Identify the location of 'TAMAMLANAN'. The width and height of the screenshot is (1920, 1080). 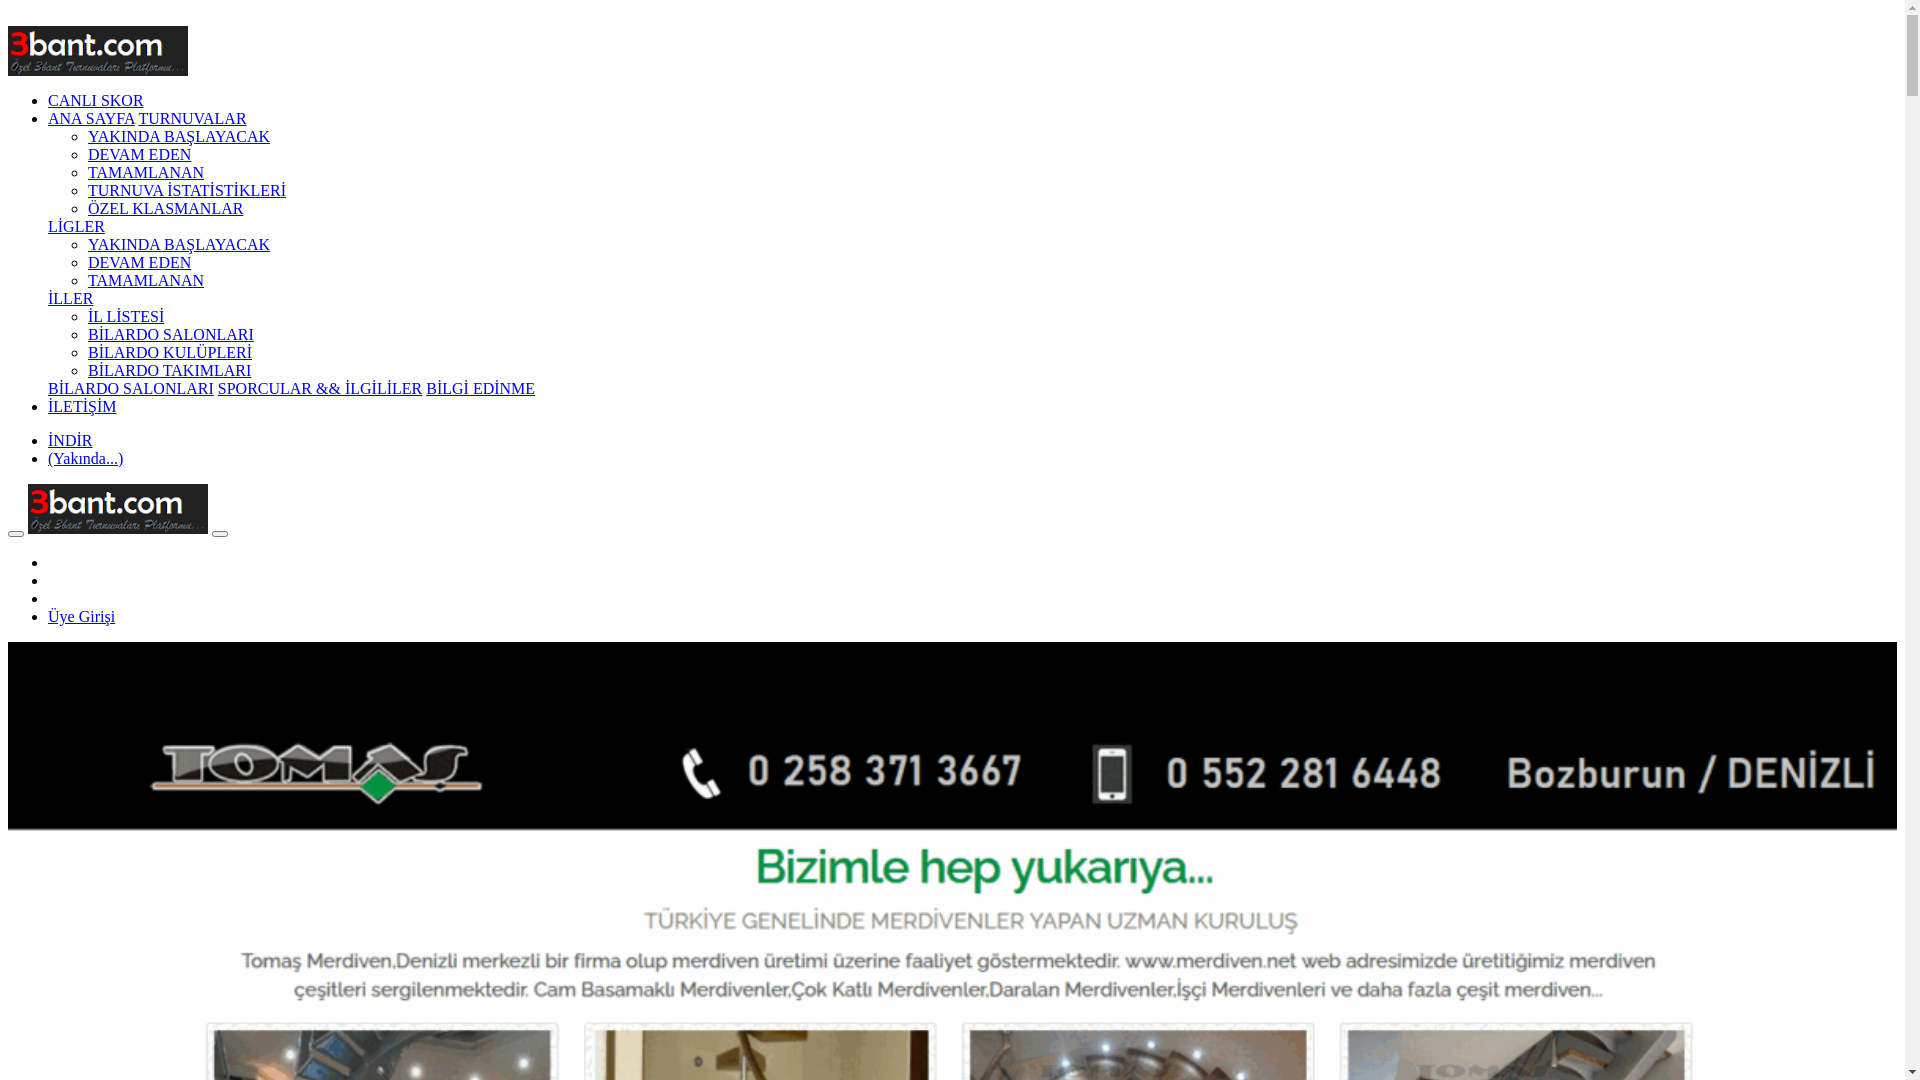
(144, 280).